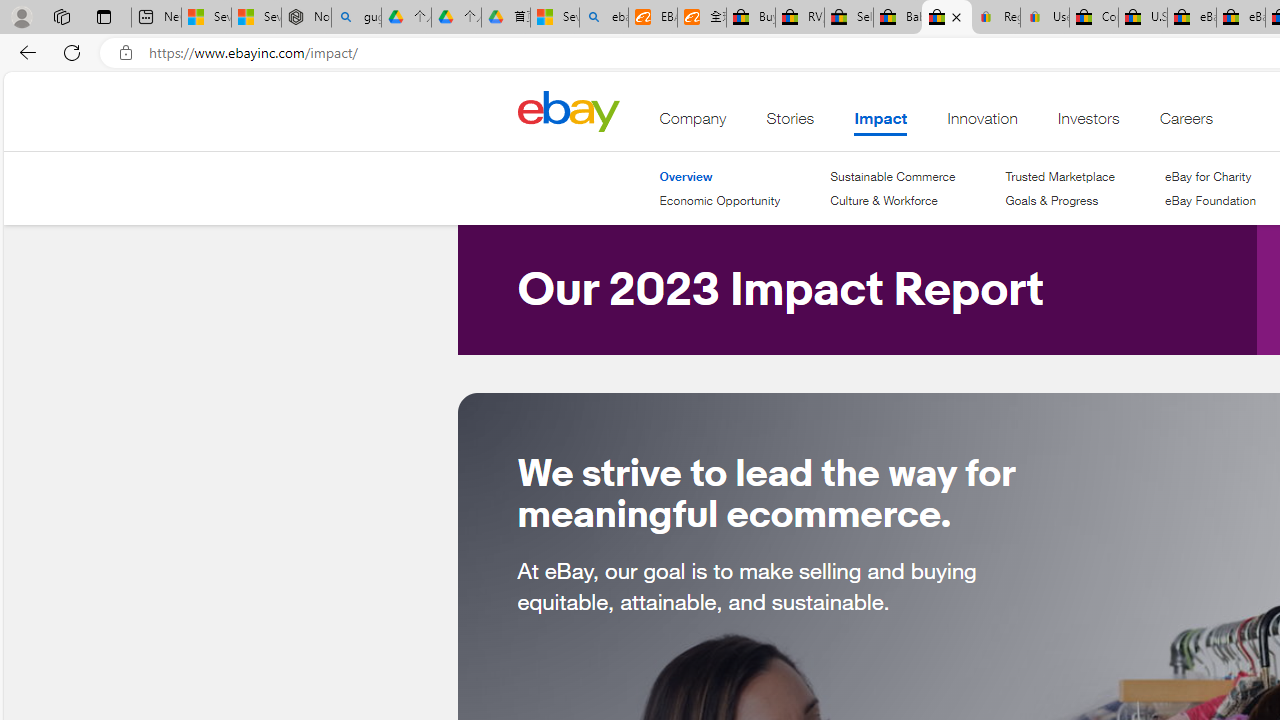 This screenshot has height=720, width=1280. I want to click on 'Company', so click(693, 123).